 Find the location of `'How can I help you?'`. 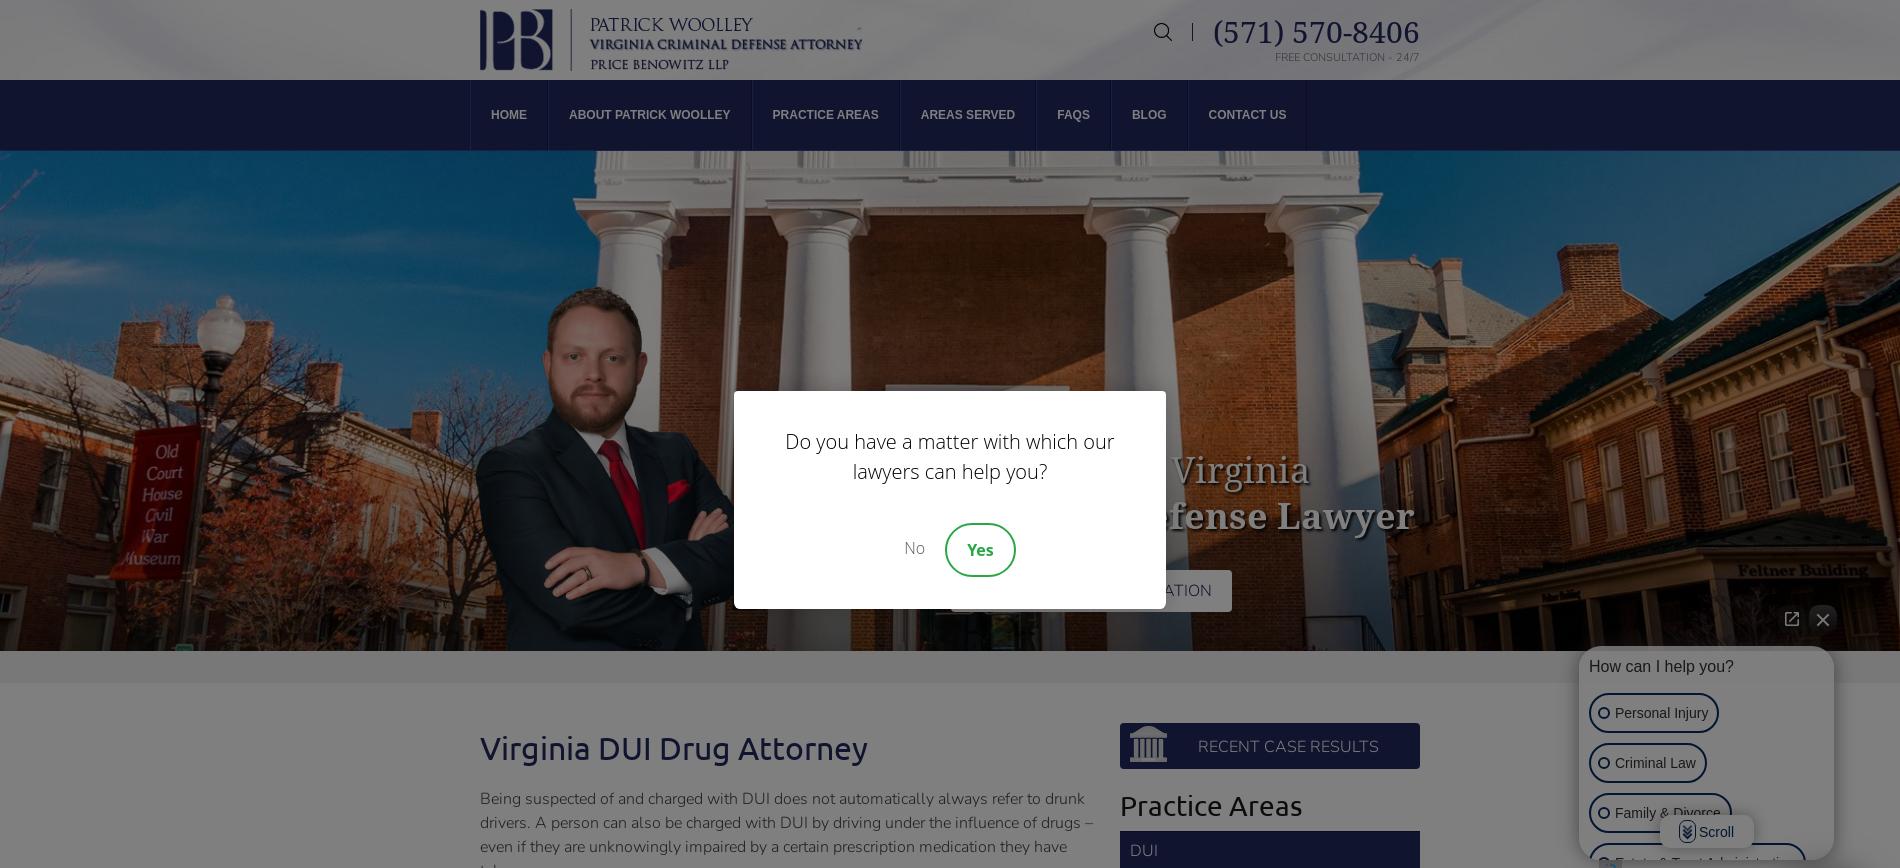

'How can I help you?' is located at coordinates (1588, 666).